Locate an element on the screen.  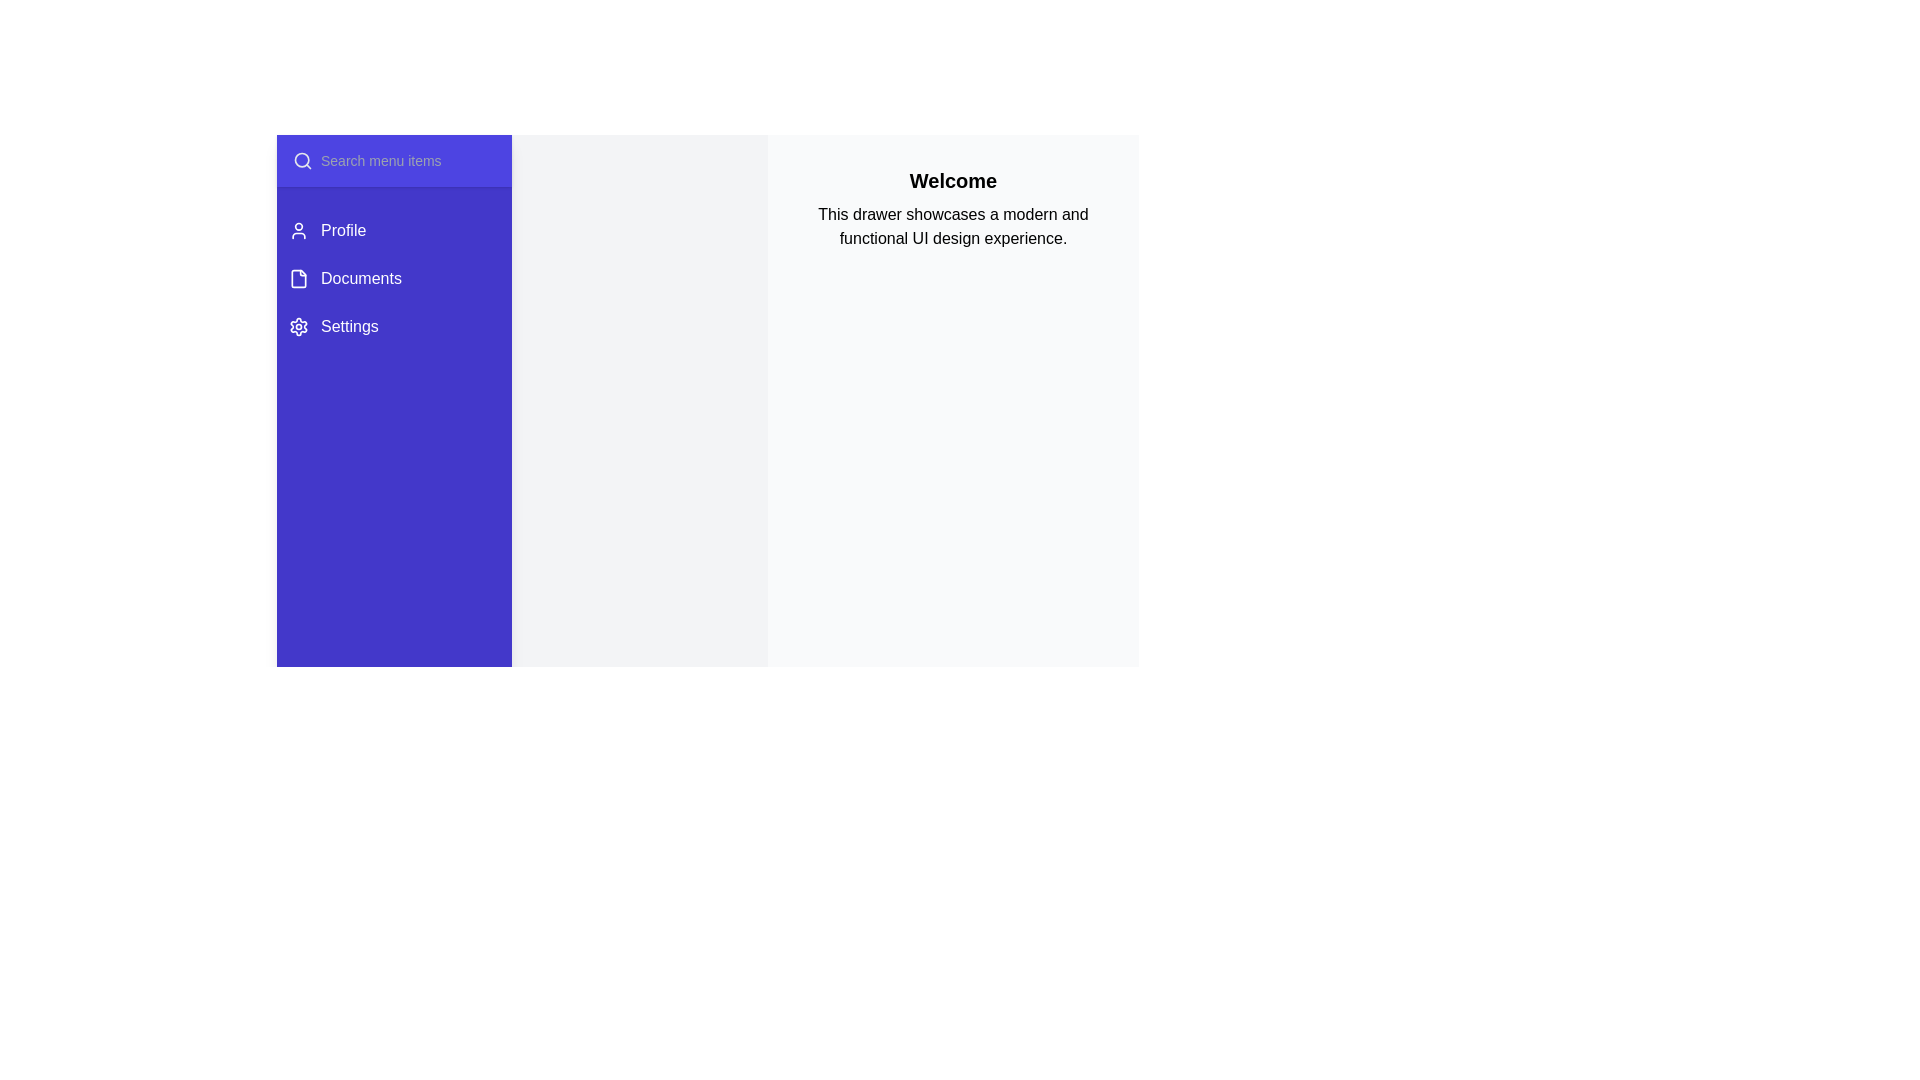
the Settings icon in the menu is located at coordinates (297, 326).